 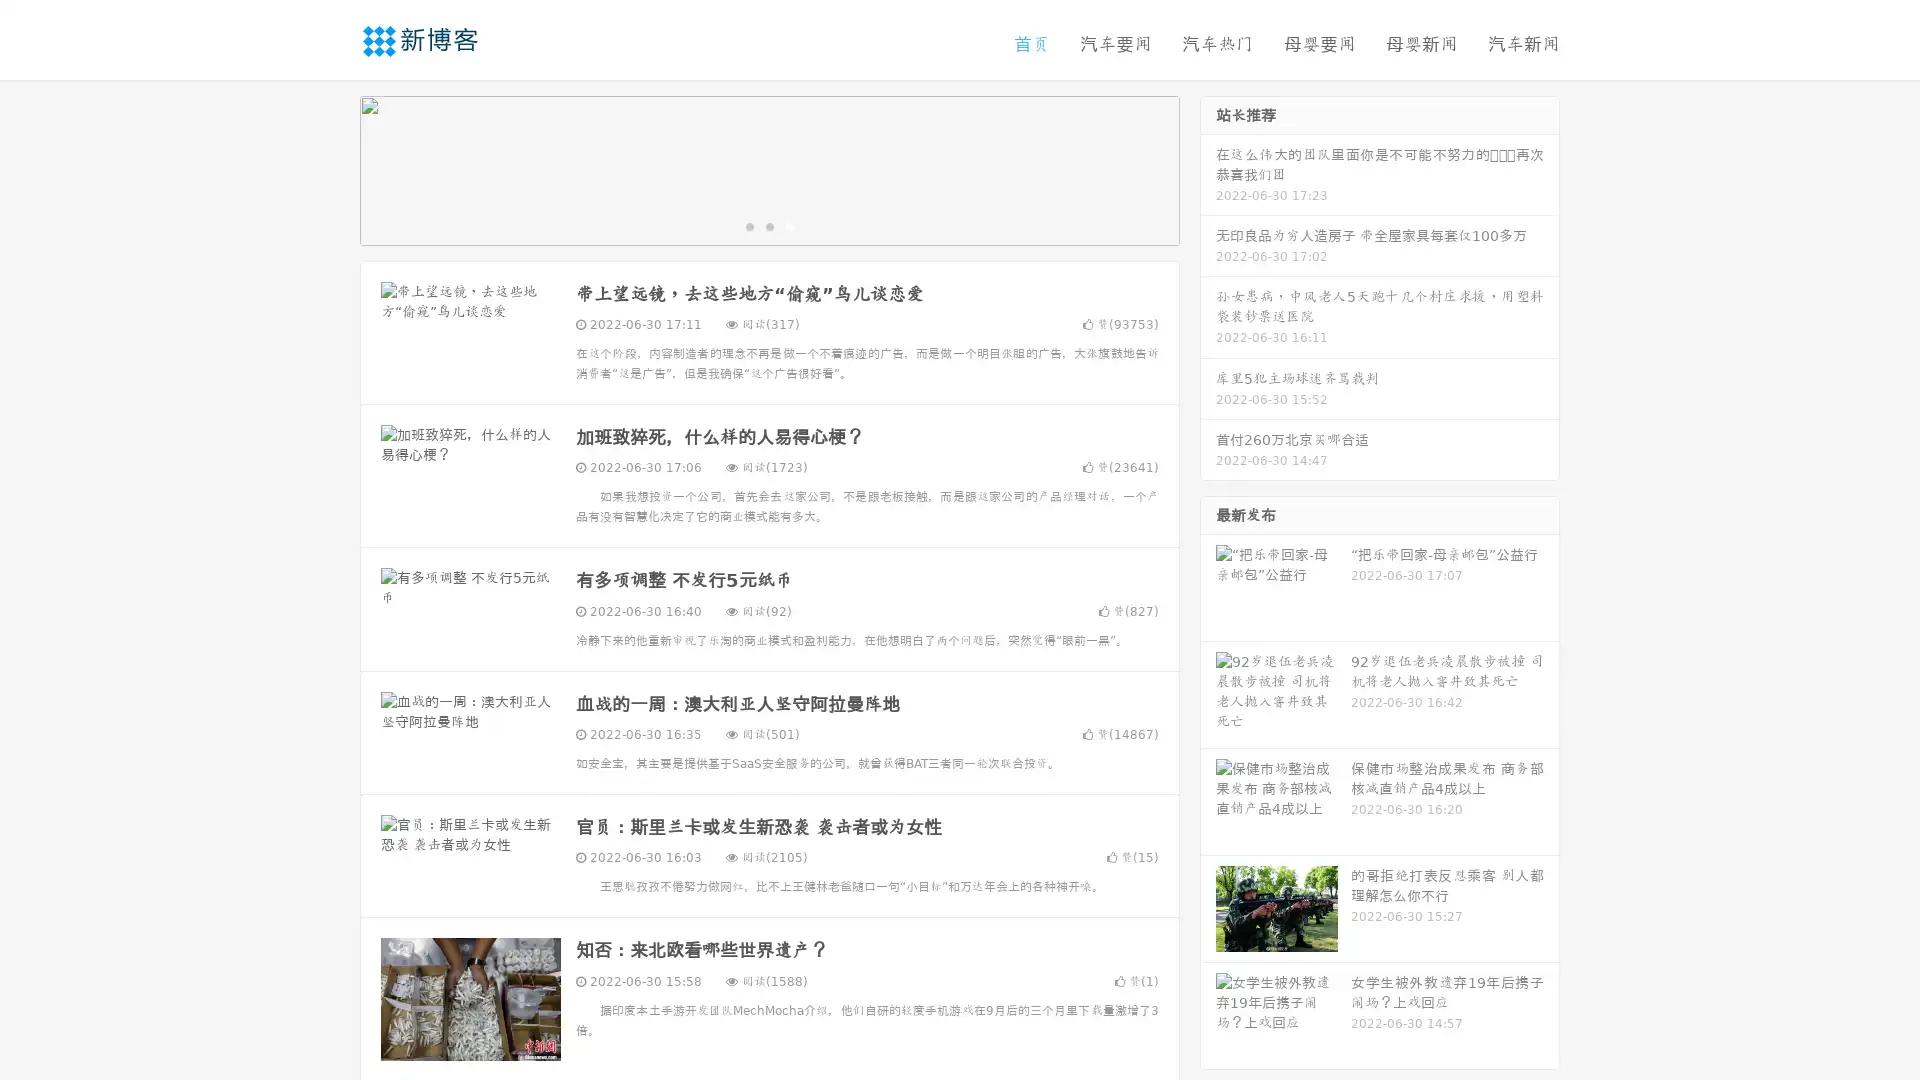 What do you see at coordinates (330, 168) in the screenshot?
I see `Previous slide` at bounding box center [330, 168].